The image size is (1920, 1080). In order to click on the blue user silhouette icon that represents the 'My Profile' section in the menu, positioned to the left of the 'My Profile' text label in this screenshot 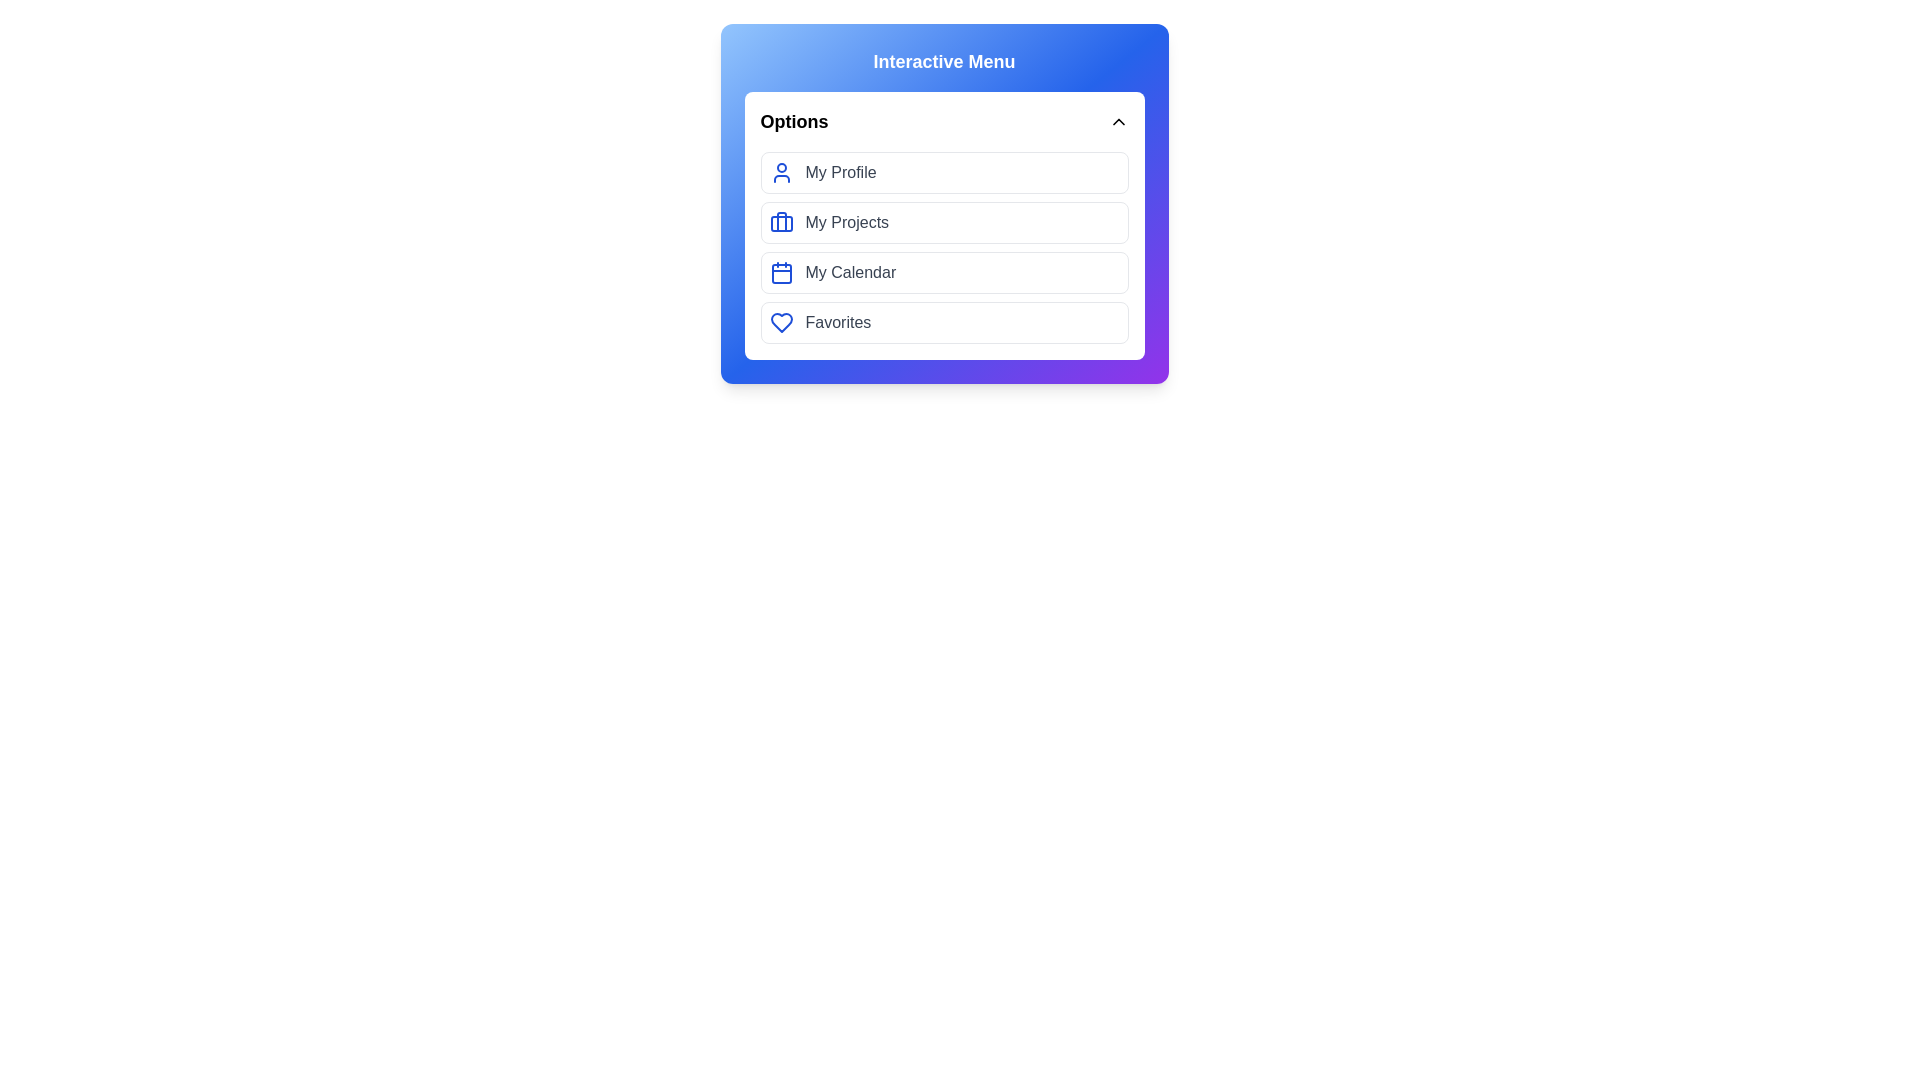, I will do `click(780, 172)`.